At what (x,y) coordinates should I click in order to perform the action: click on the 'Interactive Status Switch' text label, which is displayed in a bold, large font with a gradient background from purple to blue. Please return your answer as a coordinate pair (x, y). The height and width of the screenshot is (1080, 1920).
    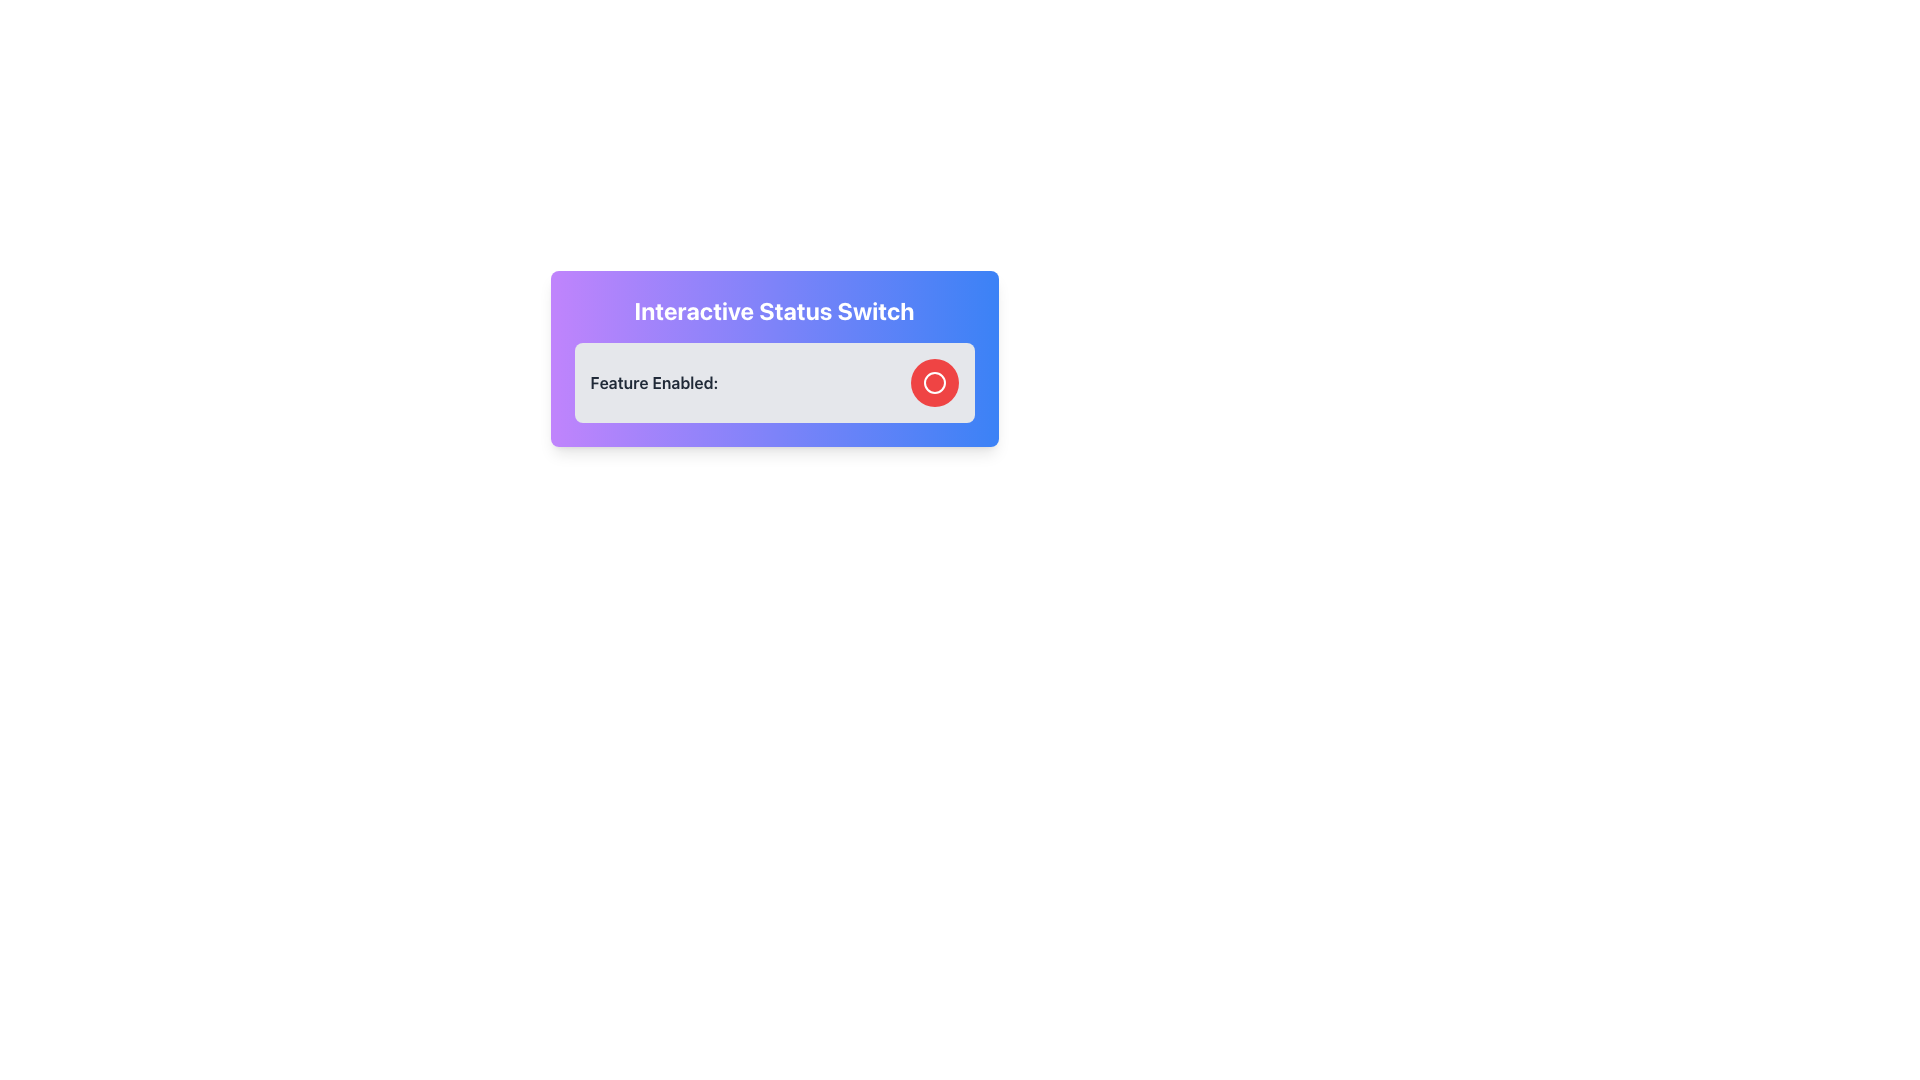
    Looking at the image, I should click on (773, 311).